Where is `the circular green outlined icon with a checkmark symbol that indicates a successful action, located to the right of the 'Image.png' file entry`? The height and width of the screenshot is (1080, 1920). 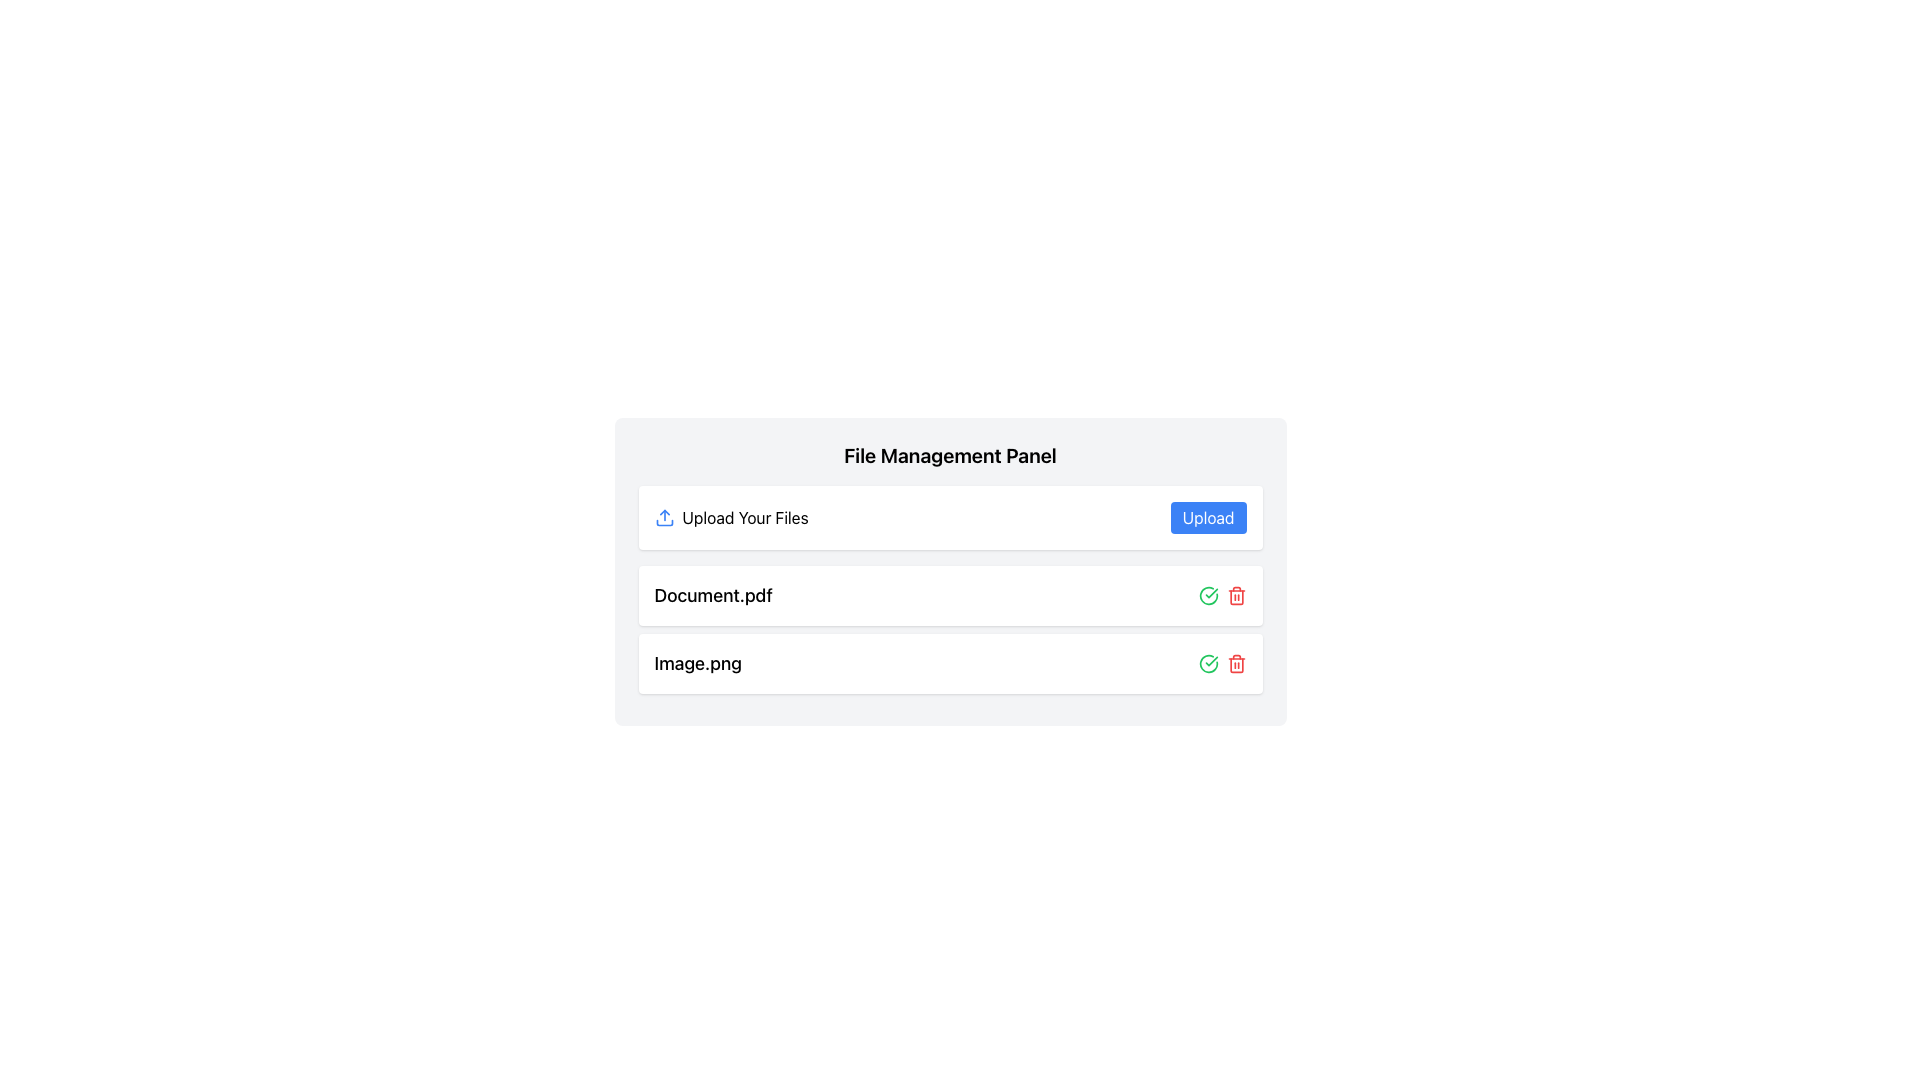 the circular green outlined icon with a checkmark symbol that indicates a successful action, located to the right of the 'Image.png' file entry is located at coordinates (1207, 595).